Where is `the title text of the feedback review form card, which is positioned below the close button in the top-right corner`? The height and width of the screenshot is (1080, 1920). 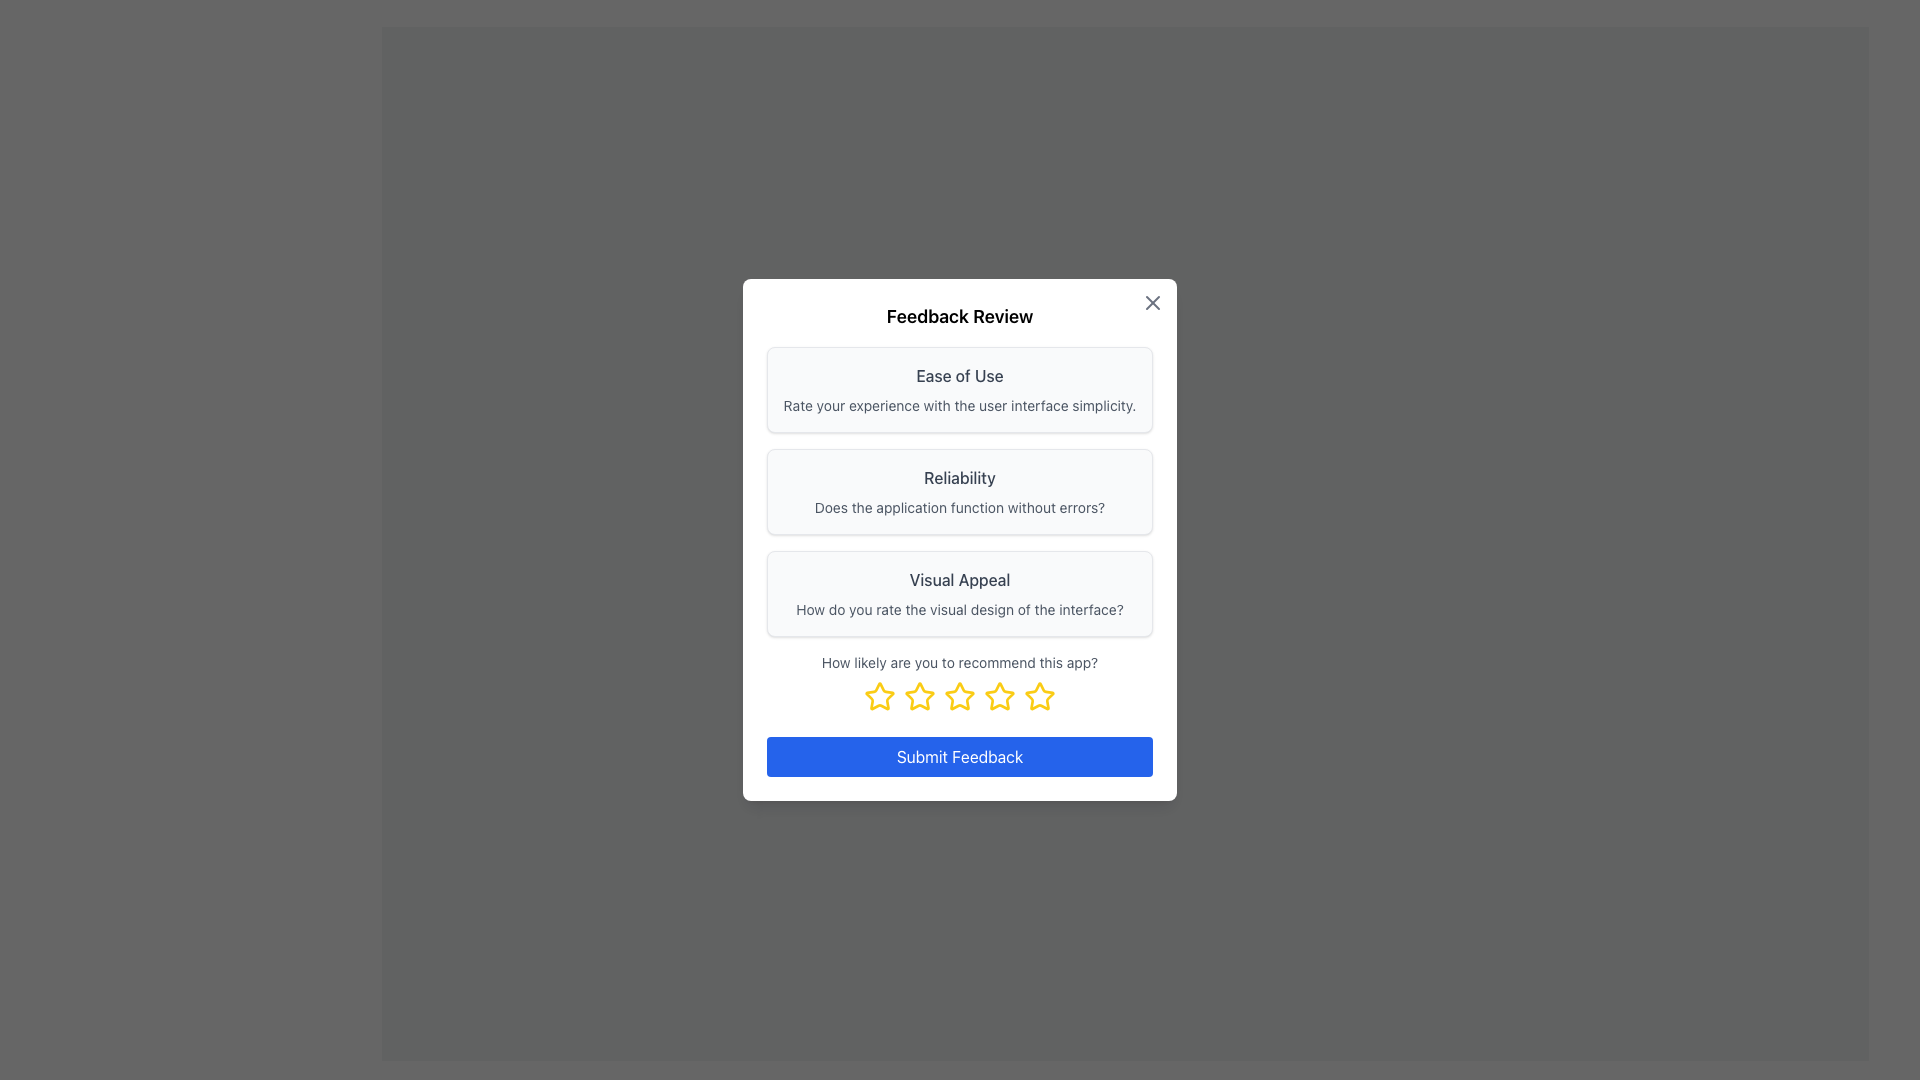 the title text of the feedback review form card, which is positioned below the close button in the top-right corner is located at coordinates (960, 315).